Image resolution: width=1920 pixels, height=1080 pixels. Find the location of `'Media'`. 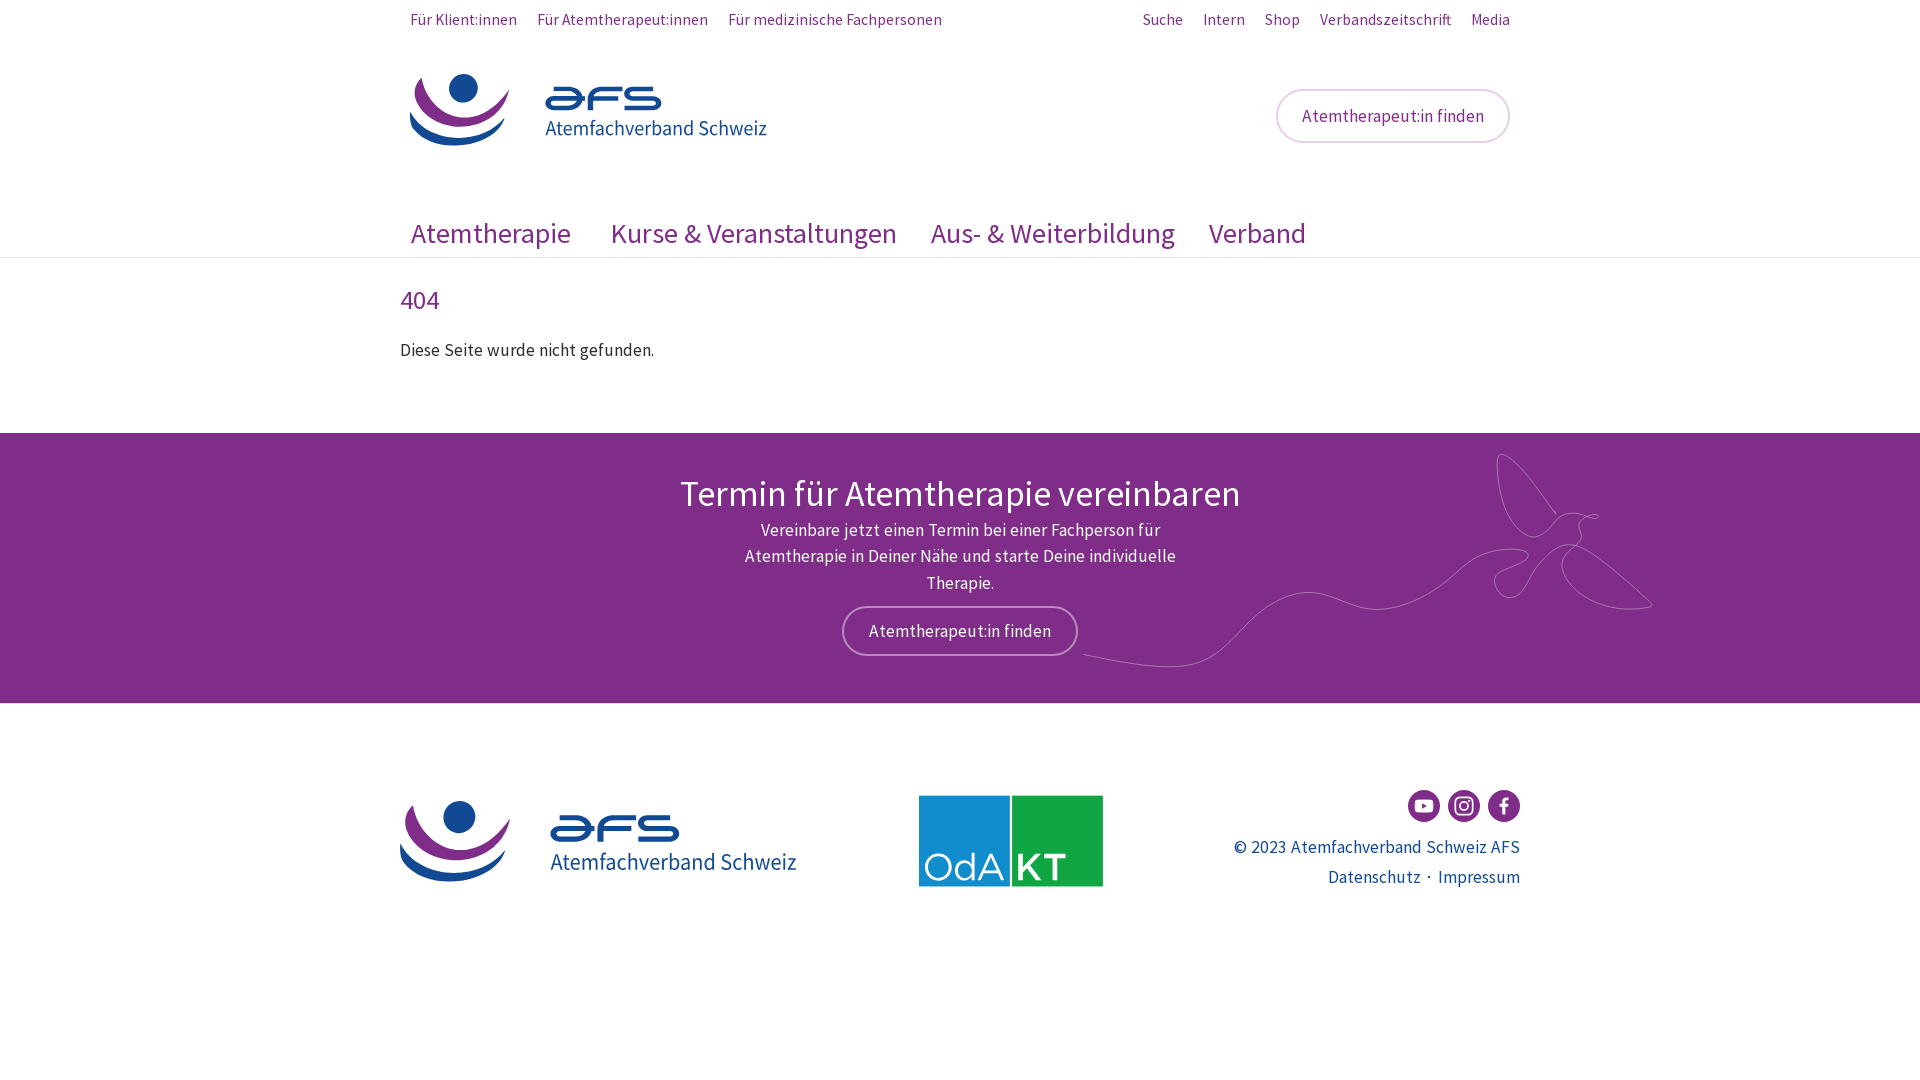

'Media' is located at coordinates (1490, 19).